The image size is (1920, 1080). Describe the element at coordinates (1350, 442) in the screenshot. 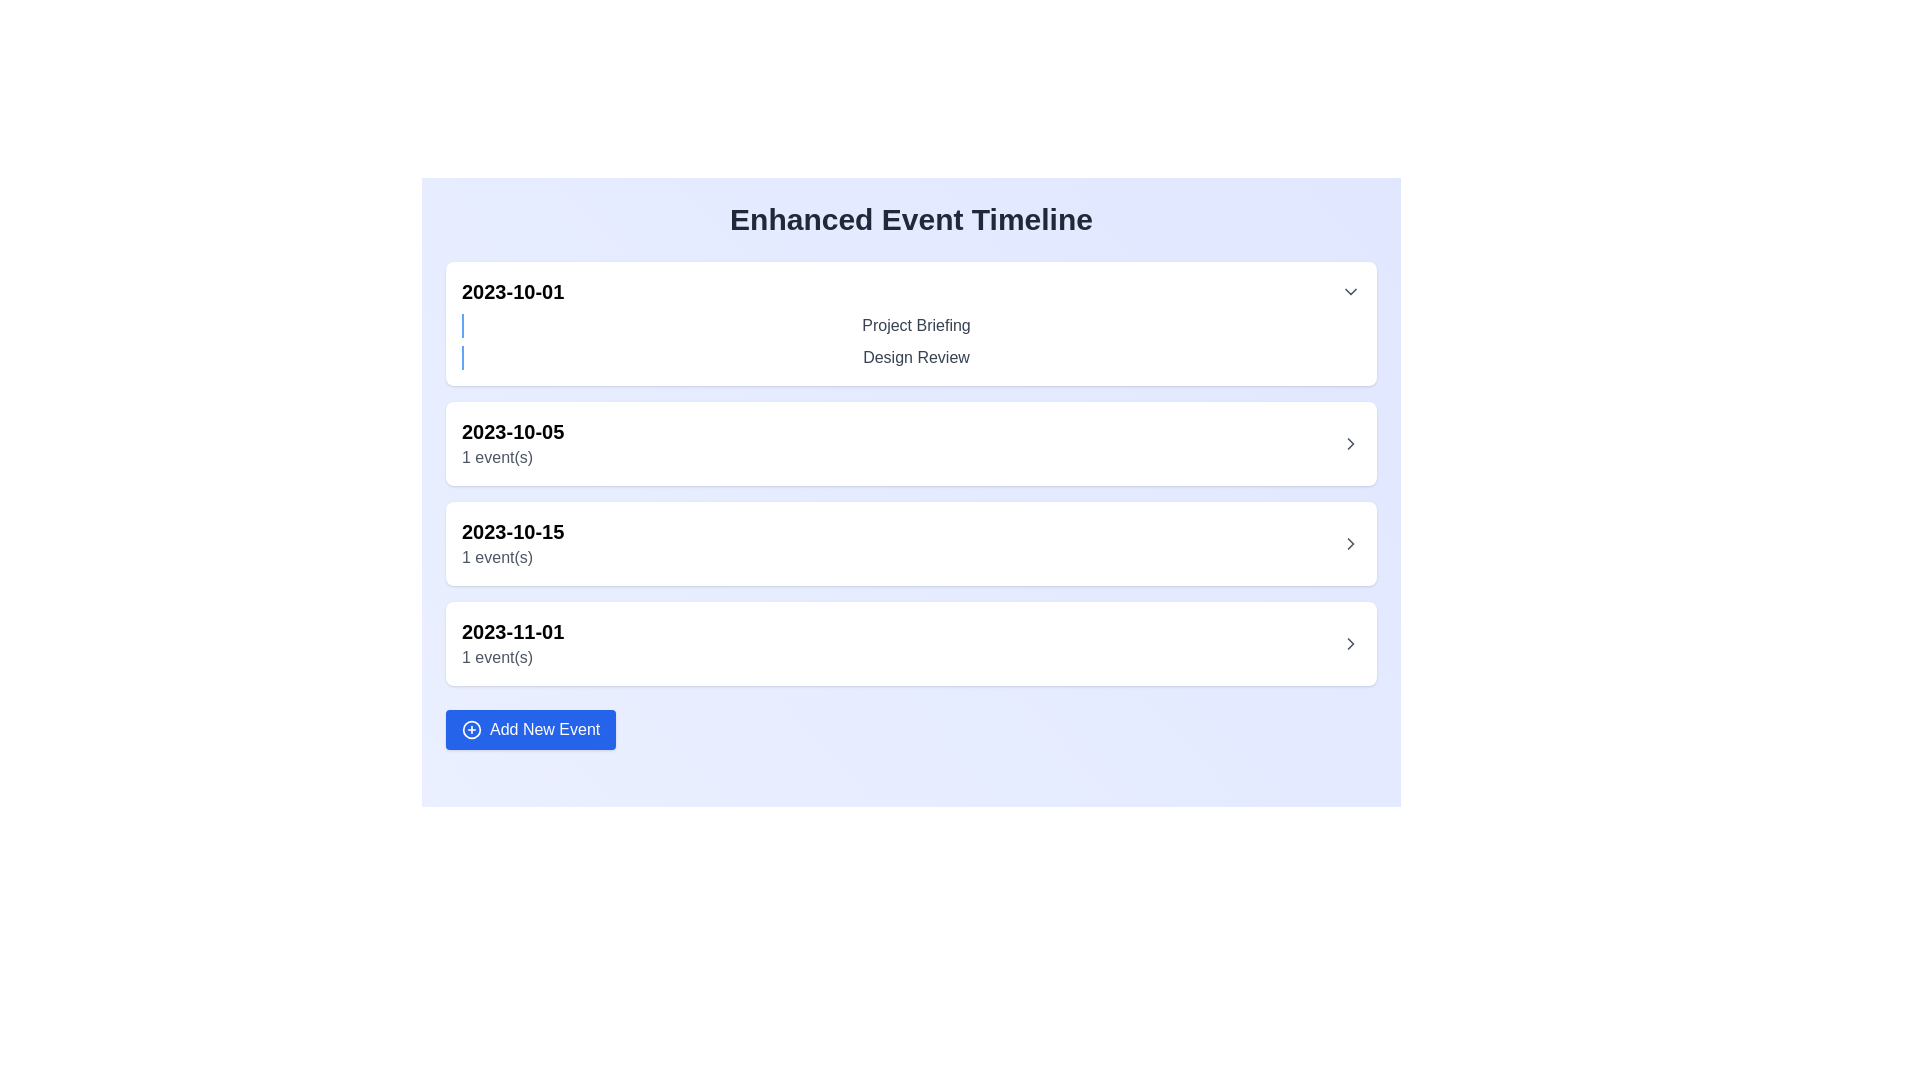

I see `the chevron-right icon located on the far-right side of the entry for the date '2023-10-05'` at that location.